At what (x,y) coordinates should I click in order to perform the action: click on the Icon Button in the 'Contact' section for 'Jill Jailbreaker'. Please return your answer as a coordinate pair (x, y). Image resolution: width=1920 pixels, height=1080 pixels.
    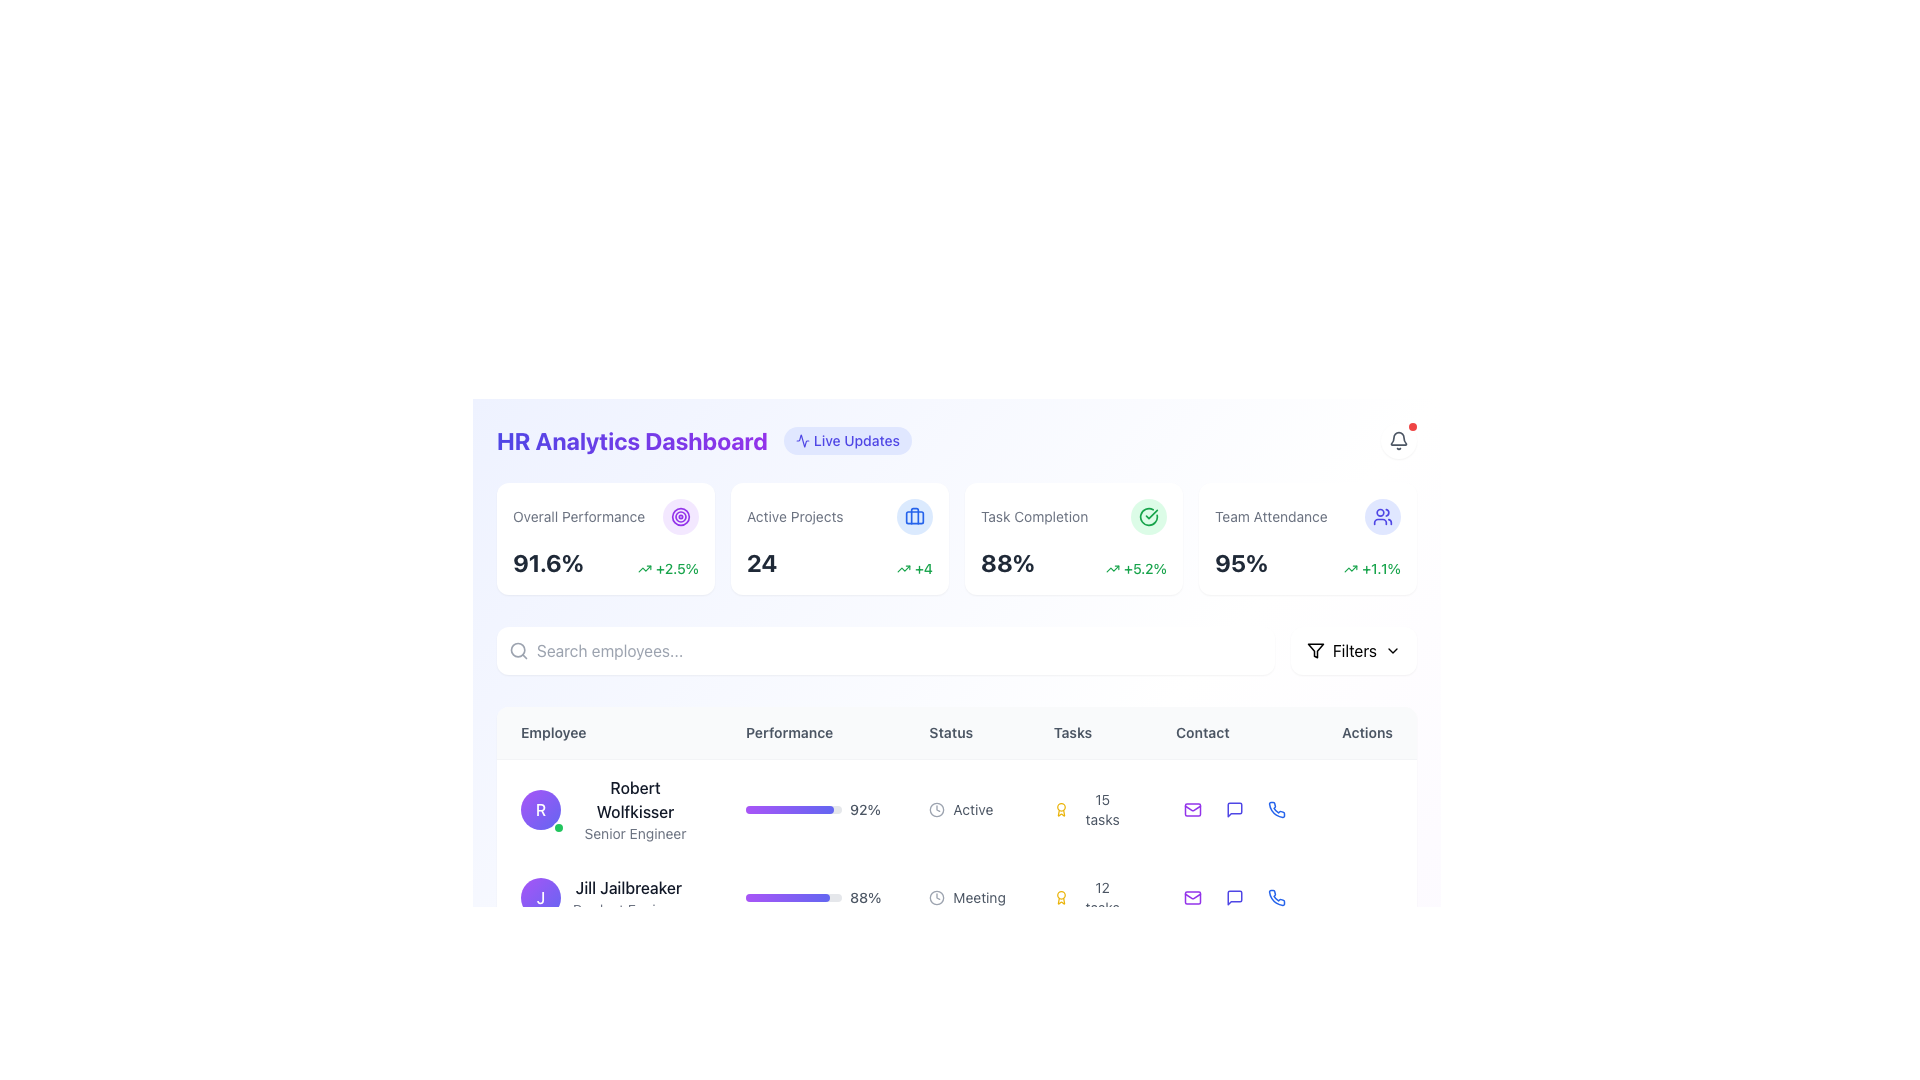
    Looking at the image, I should click on (1234, 897).